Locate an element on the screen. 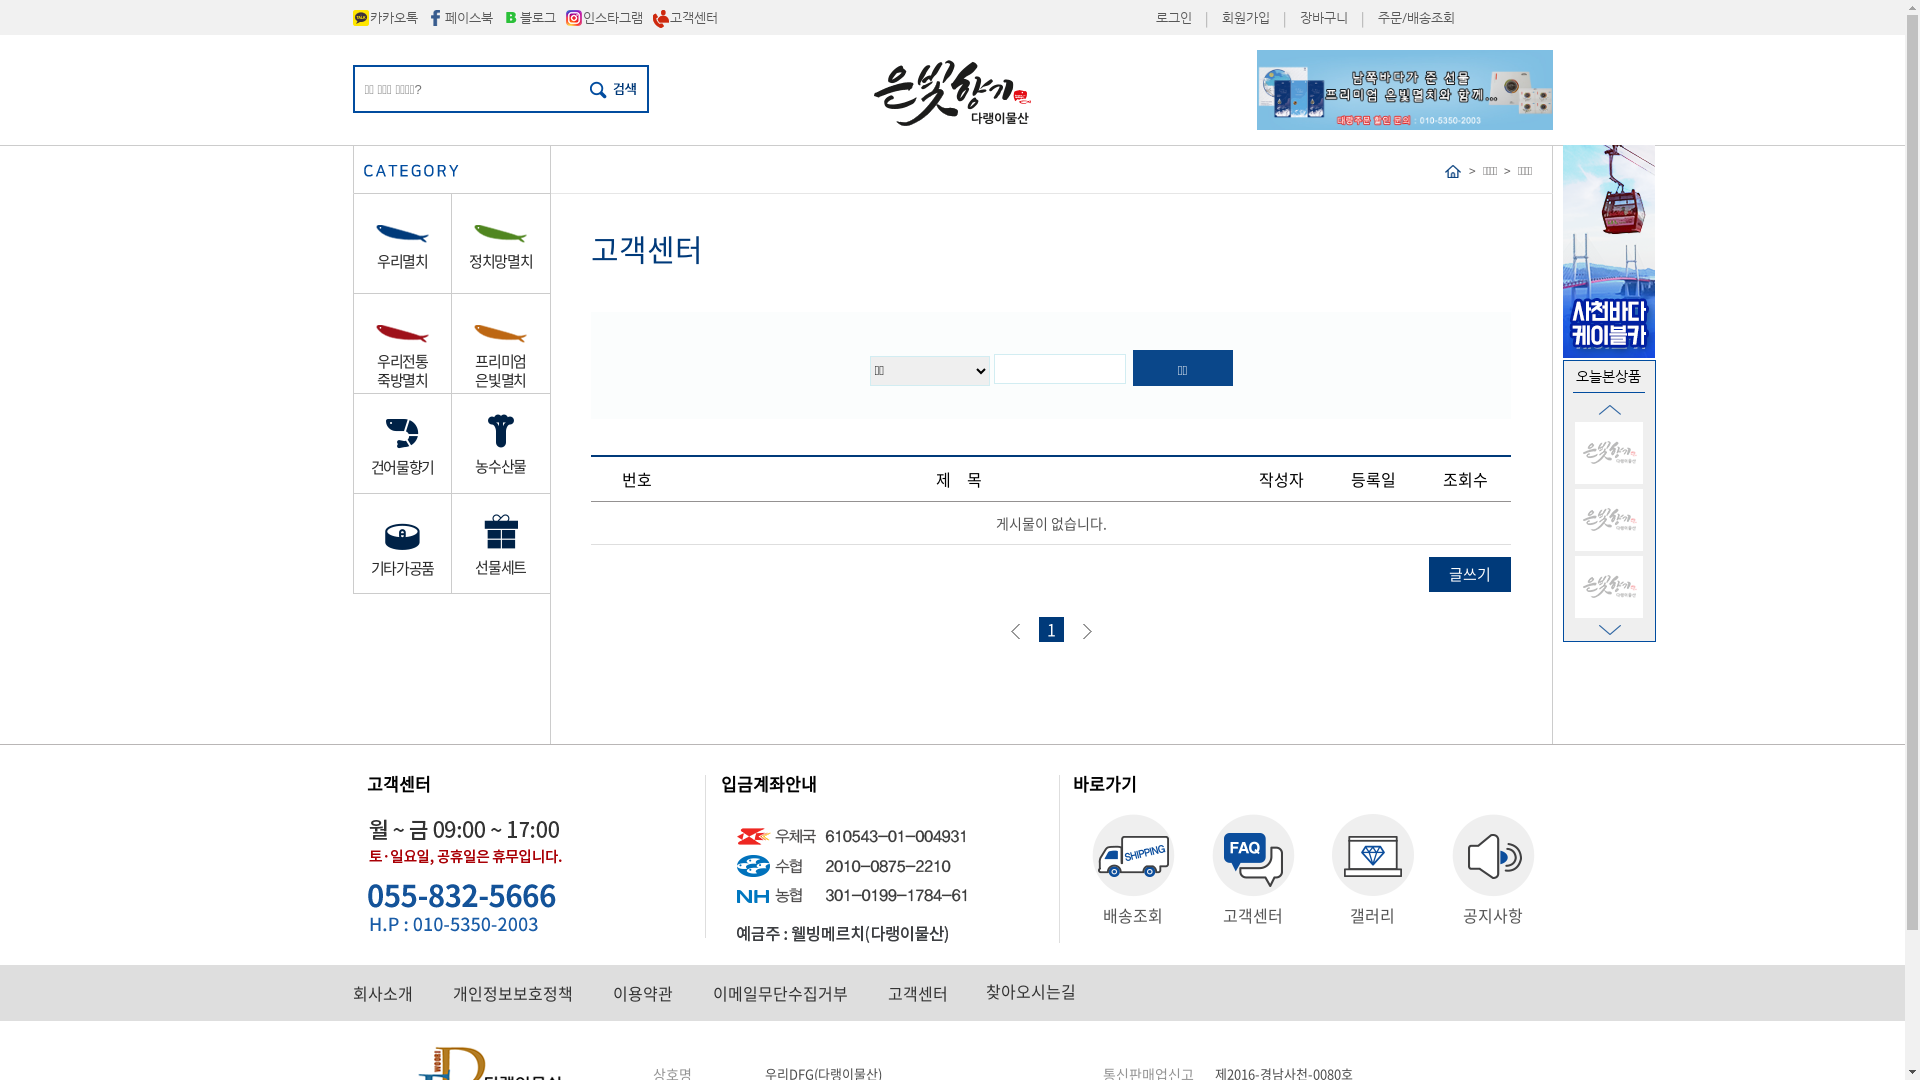 This screenshot has height=1080, width=1920. '1' is located at coordinates (1049, 628).